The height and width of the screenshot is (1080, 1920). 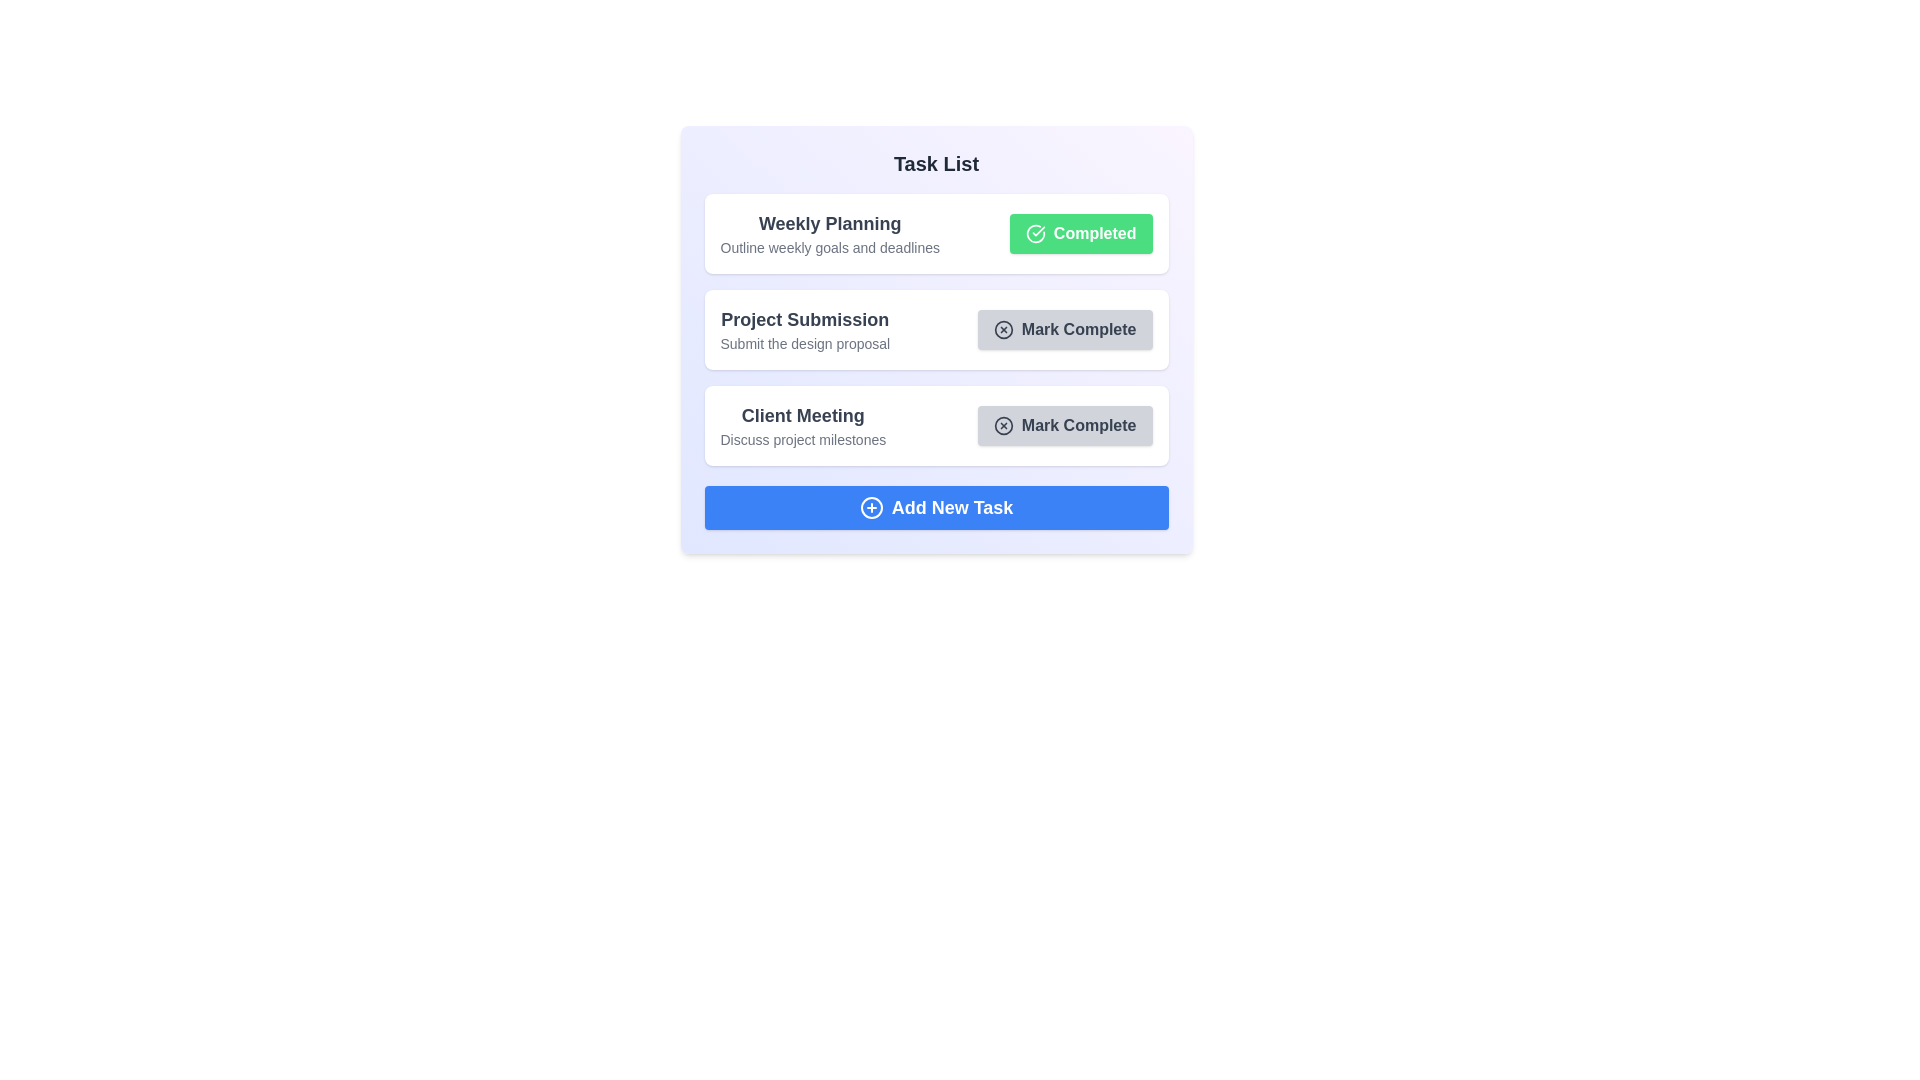 I want to click on 'Mark Complete' button for the second task to toggle its completion status, so click(x=1064, y=329).